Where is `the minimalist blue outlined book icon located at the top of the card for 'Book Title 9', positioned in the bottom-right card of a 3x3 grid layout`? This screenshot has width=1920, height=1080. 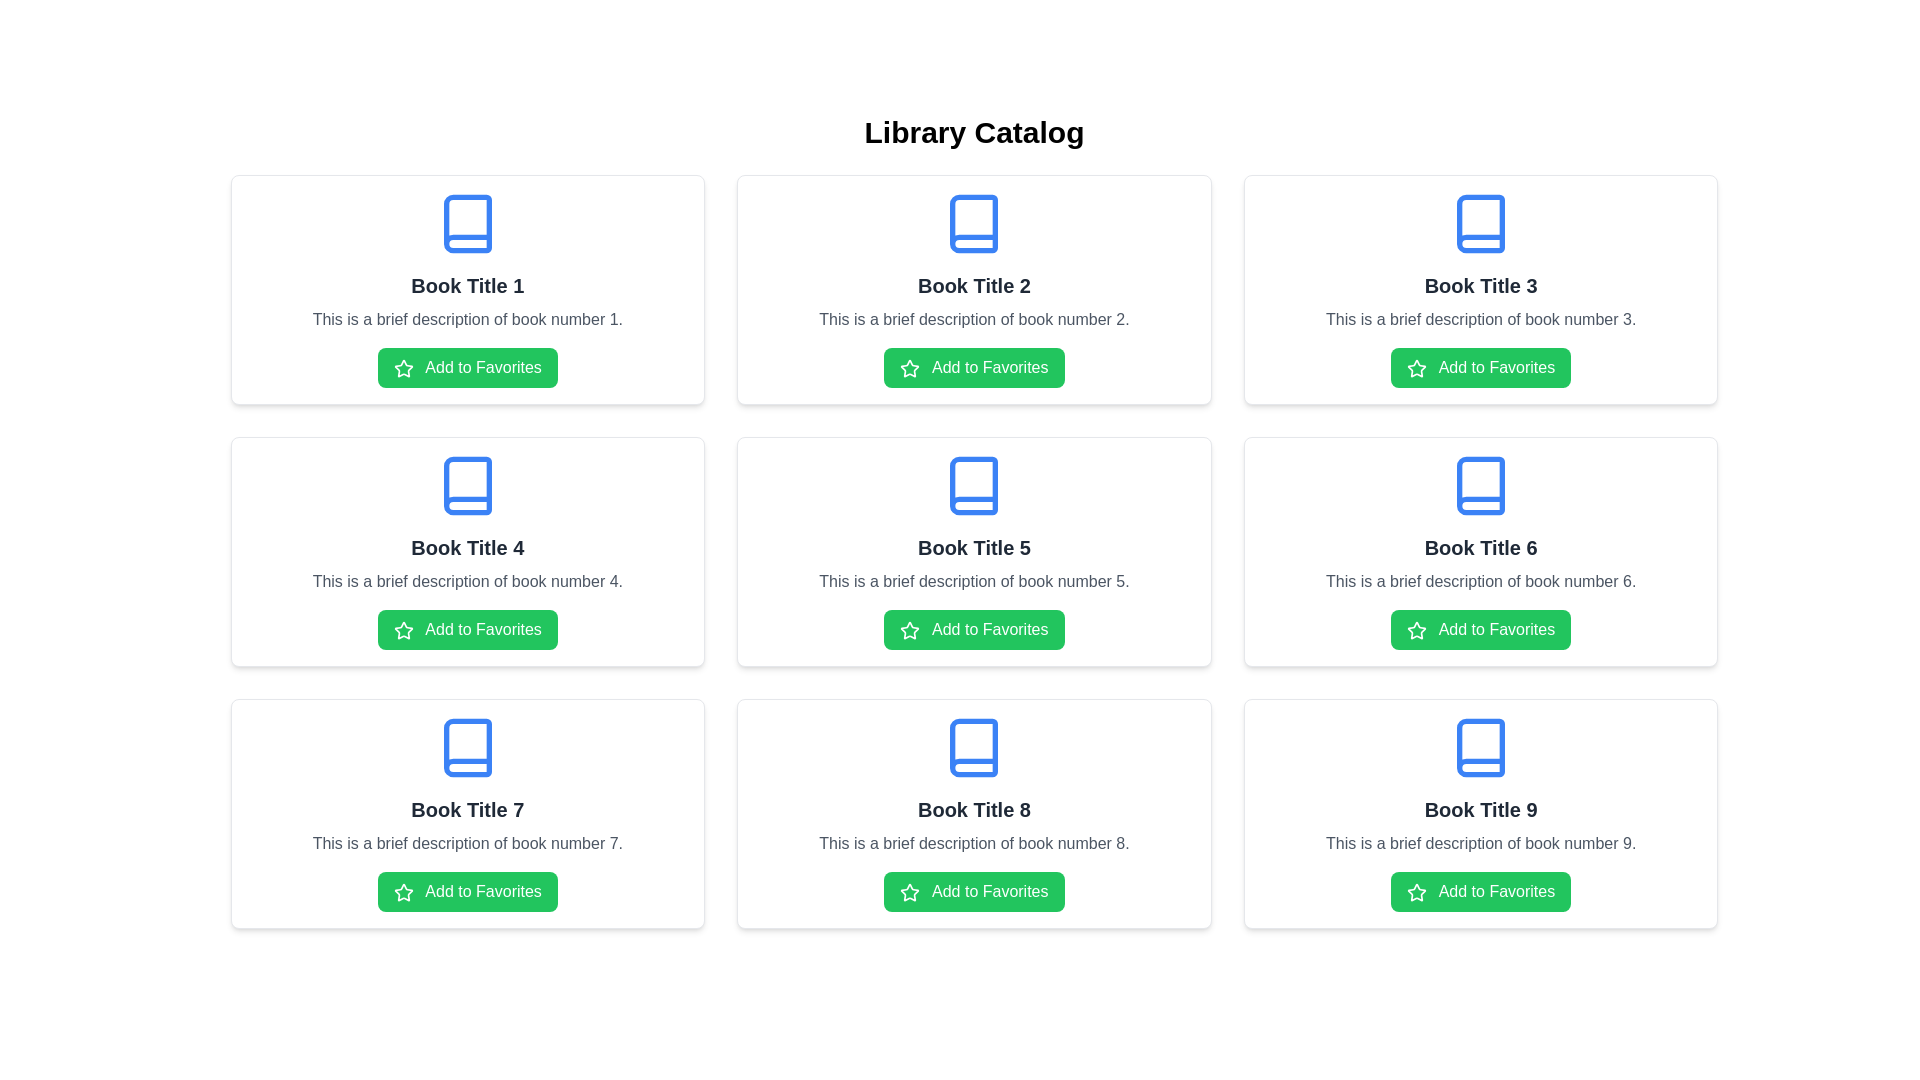
the minimalist blue outlined book icon located at the top of the card for 'Book Title 9', positioned in the bottom-right card of a 3x3 grid layout is located at coordinates (1481, 748).